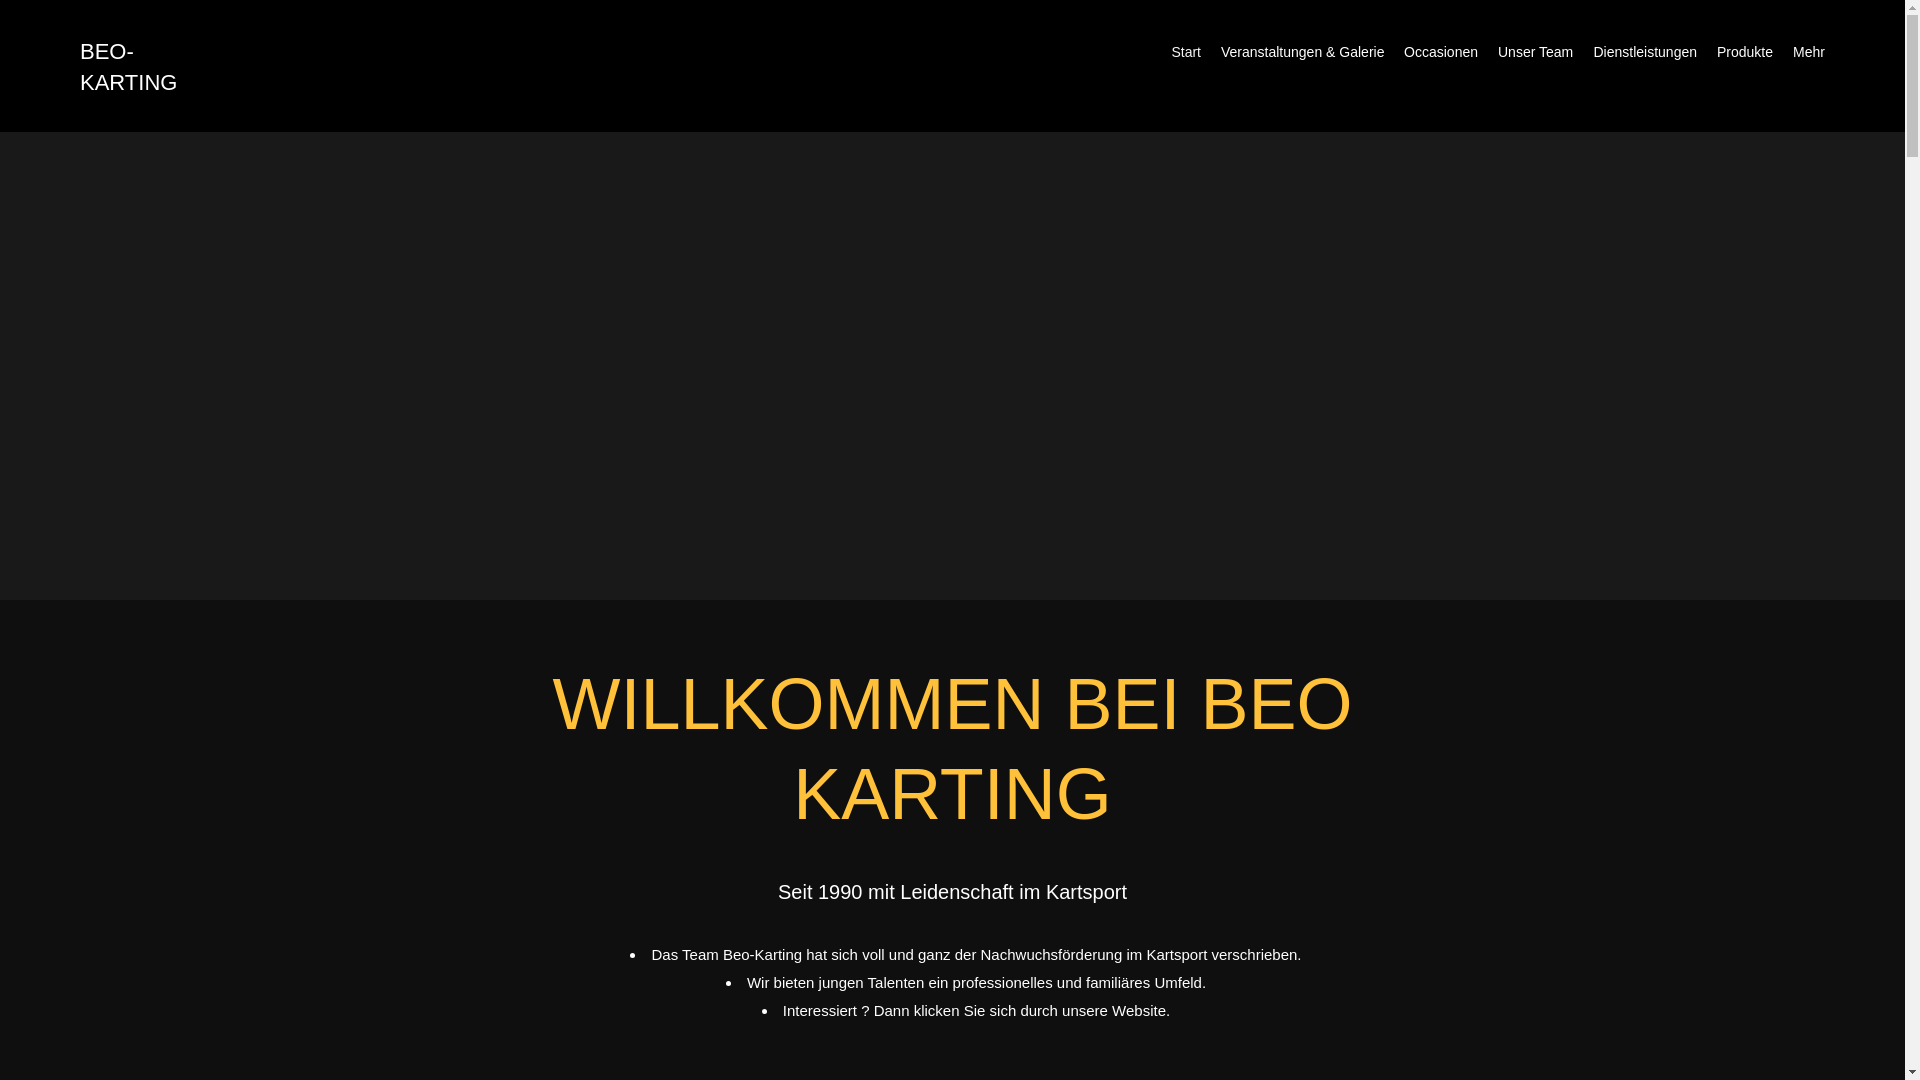  Describe the element at coordinates (127, 65) in the screenshot. I see `'BEO-KARTING'` at that location.